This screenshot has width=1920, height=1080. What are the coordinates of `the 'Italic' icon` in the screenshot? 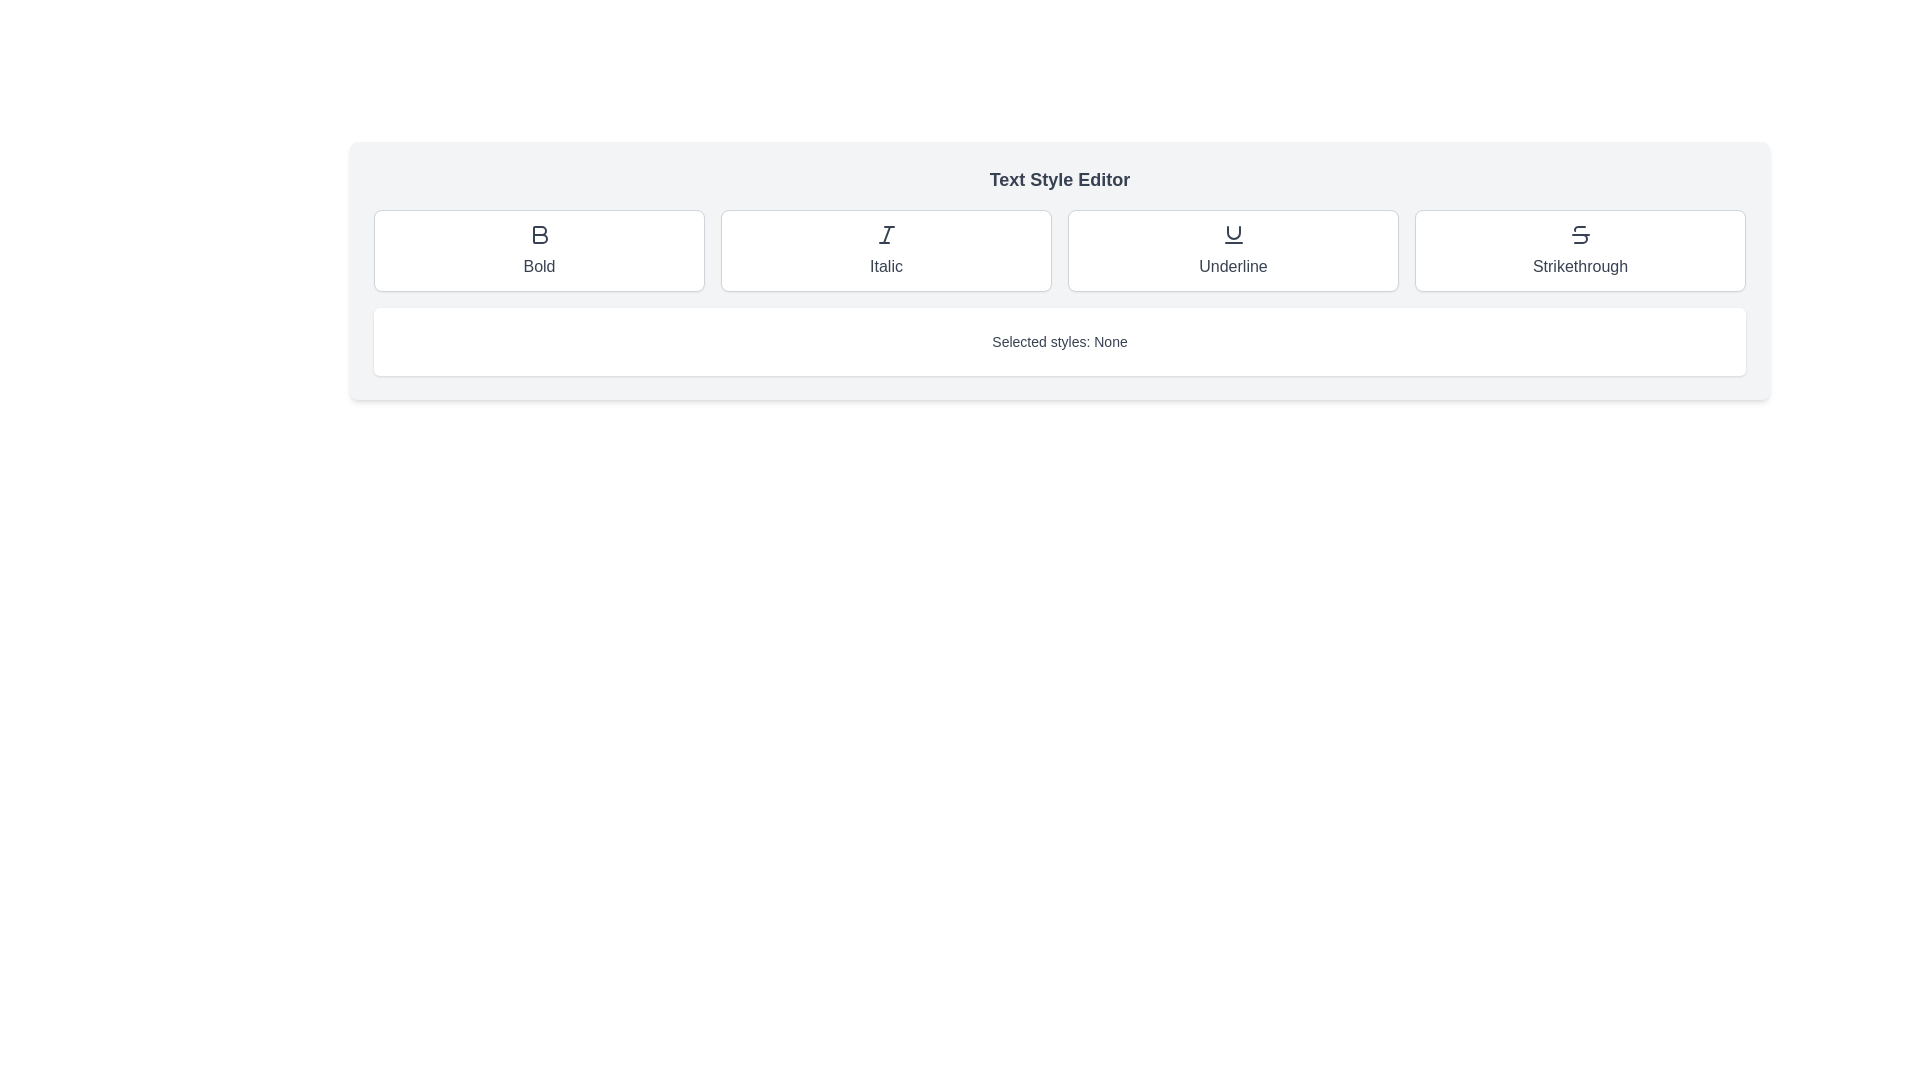 It's located at (885, 234).